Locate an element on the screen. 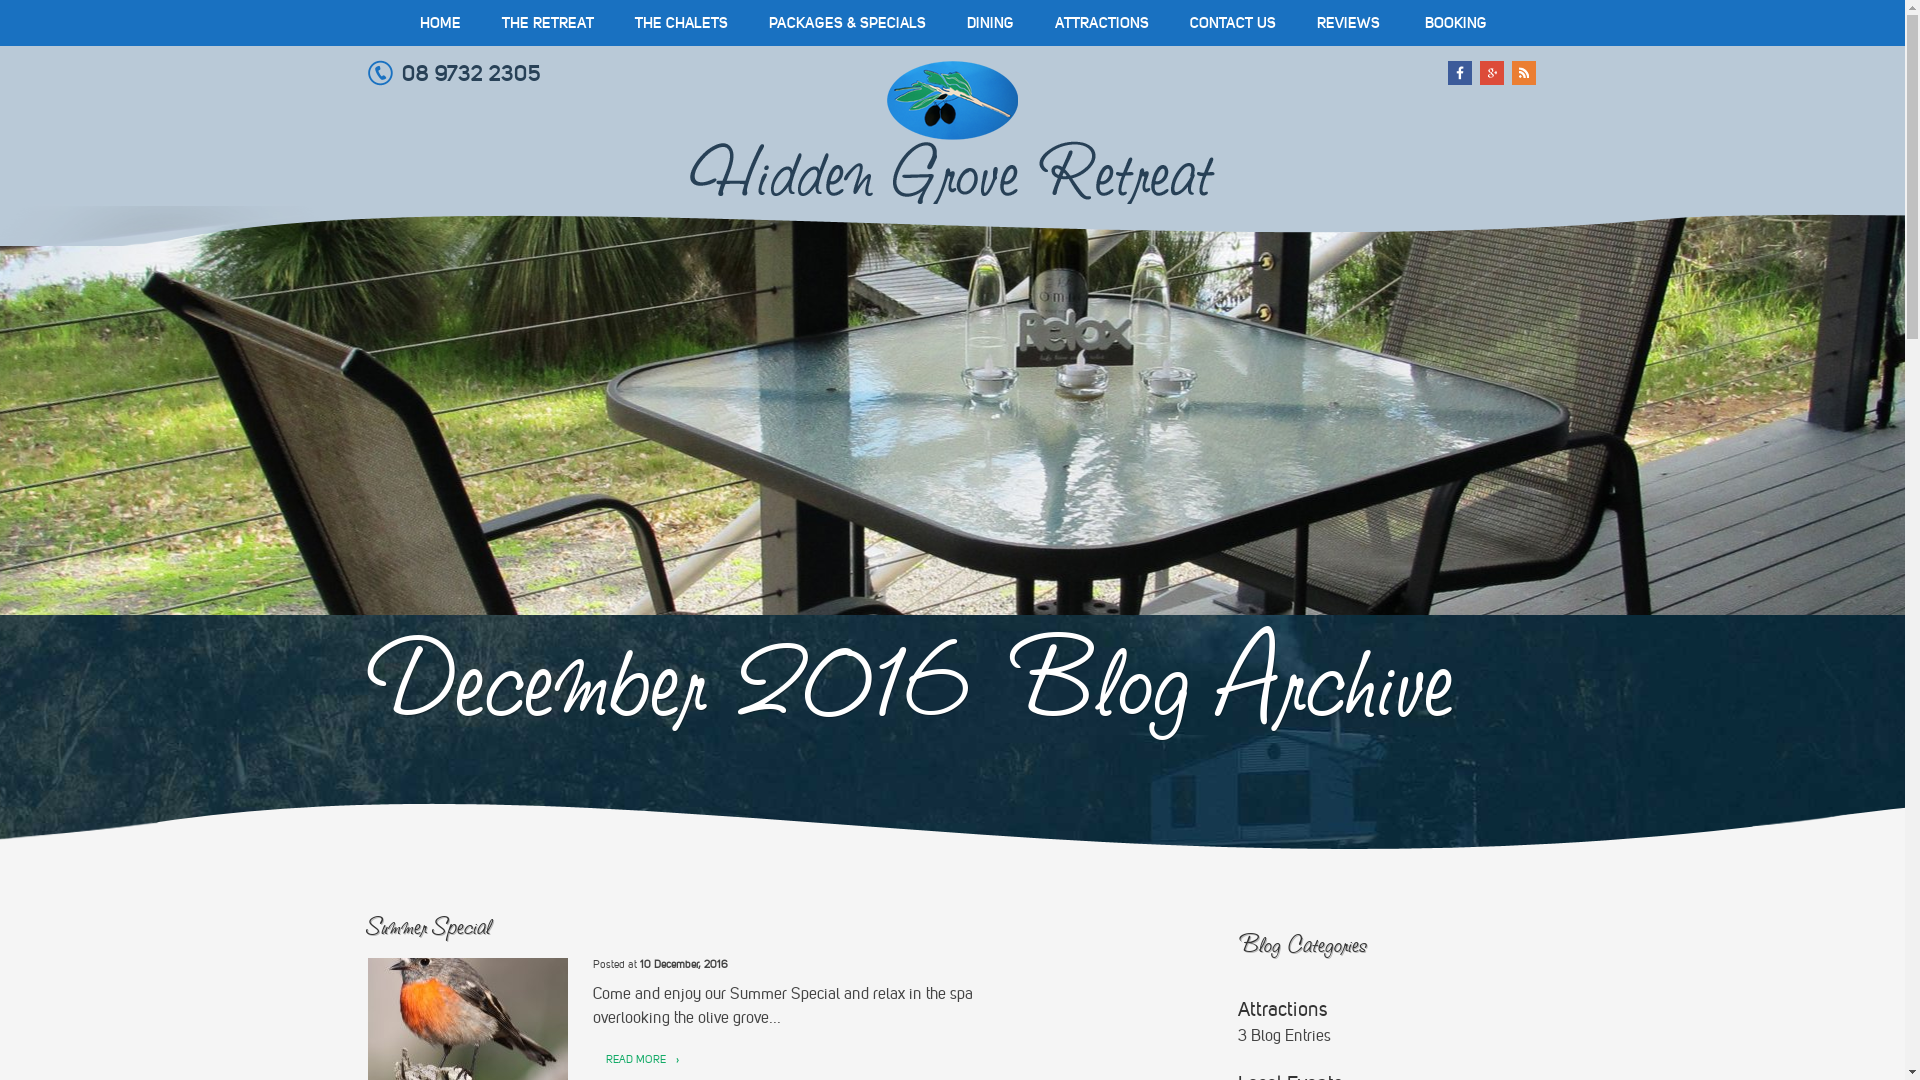 The image size is (1920, 1080). 'Attractions' is located at coordinates (1237, 1009).